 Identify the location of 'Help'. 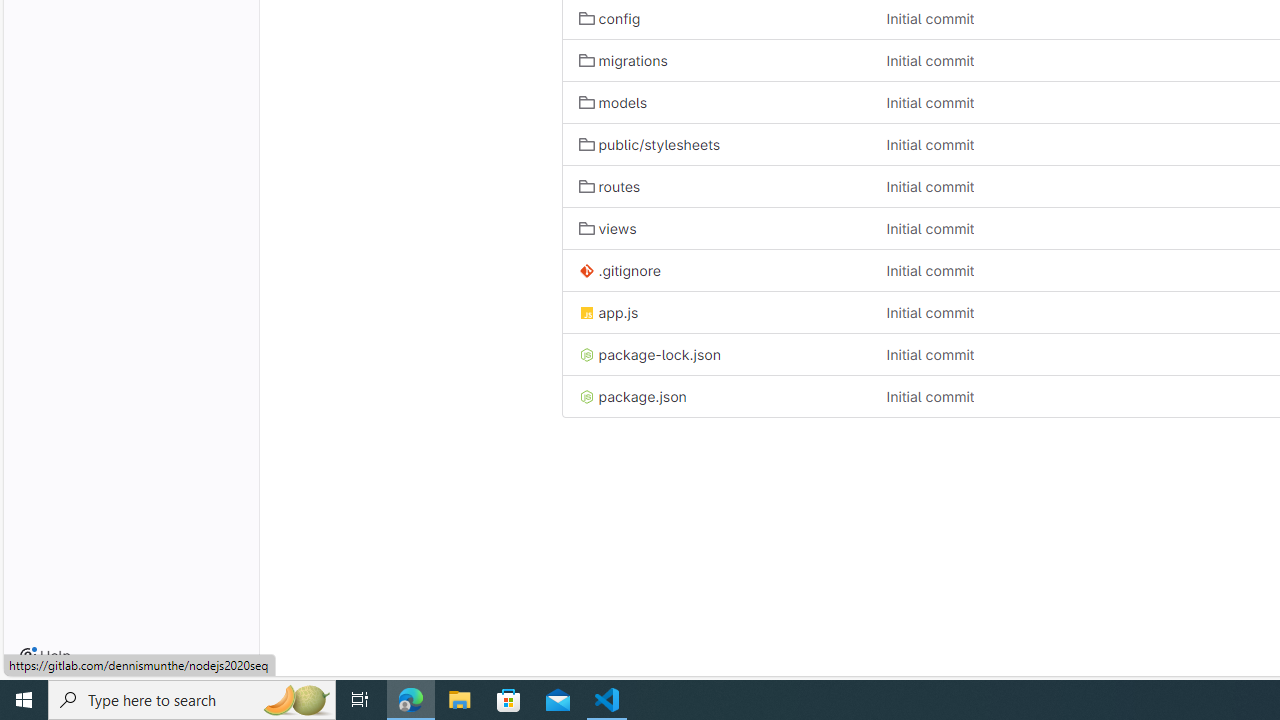
(45, 655).